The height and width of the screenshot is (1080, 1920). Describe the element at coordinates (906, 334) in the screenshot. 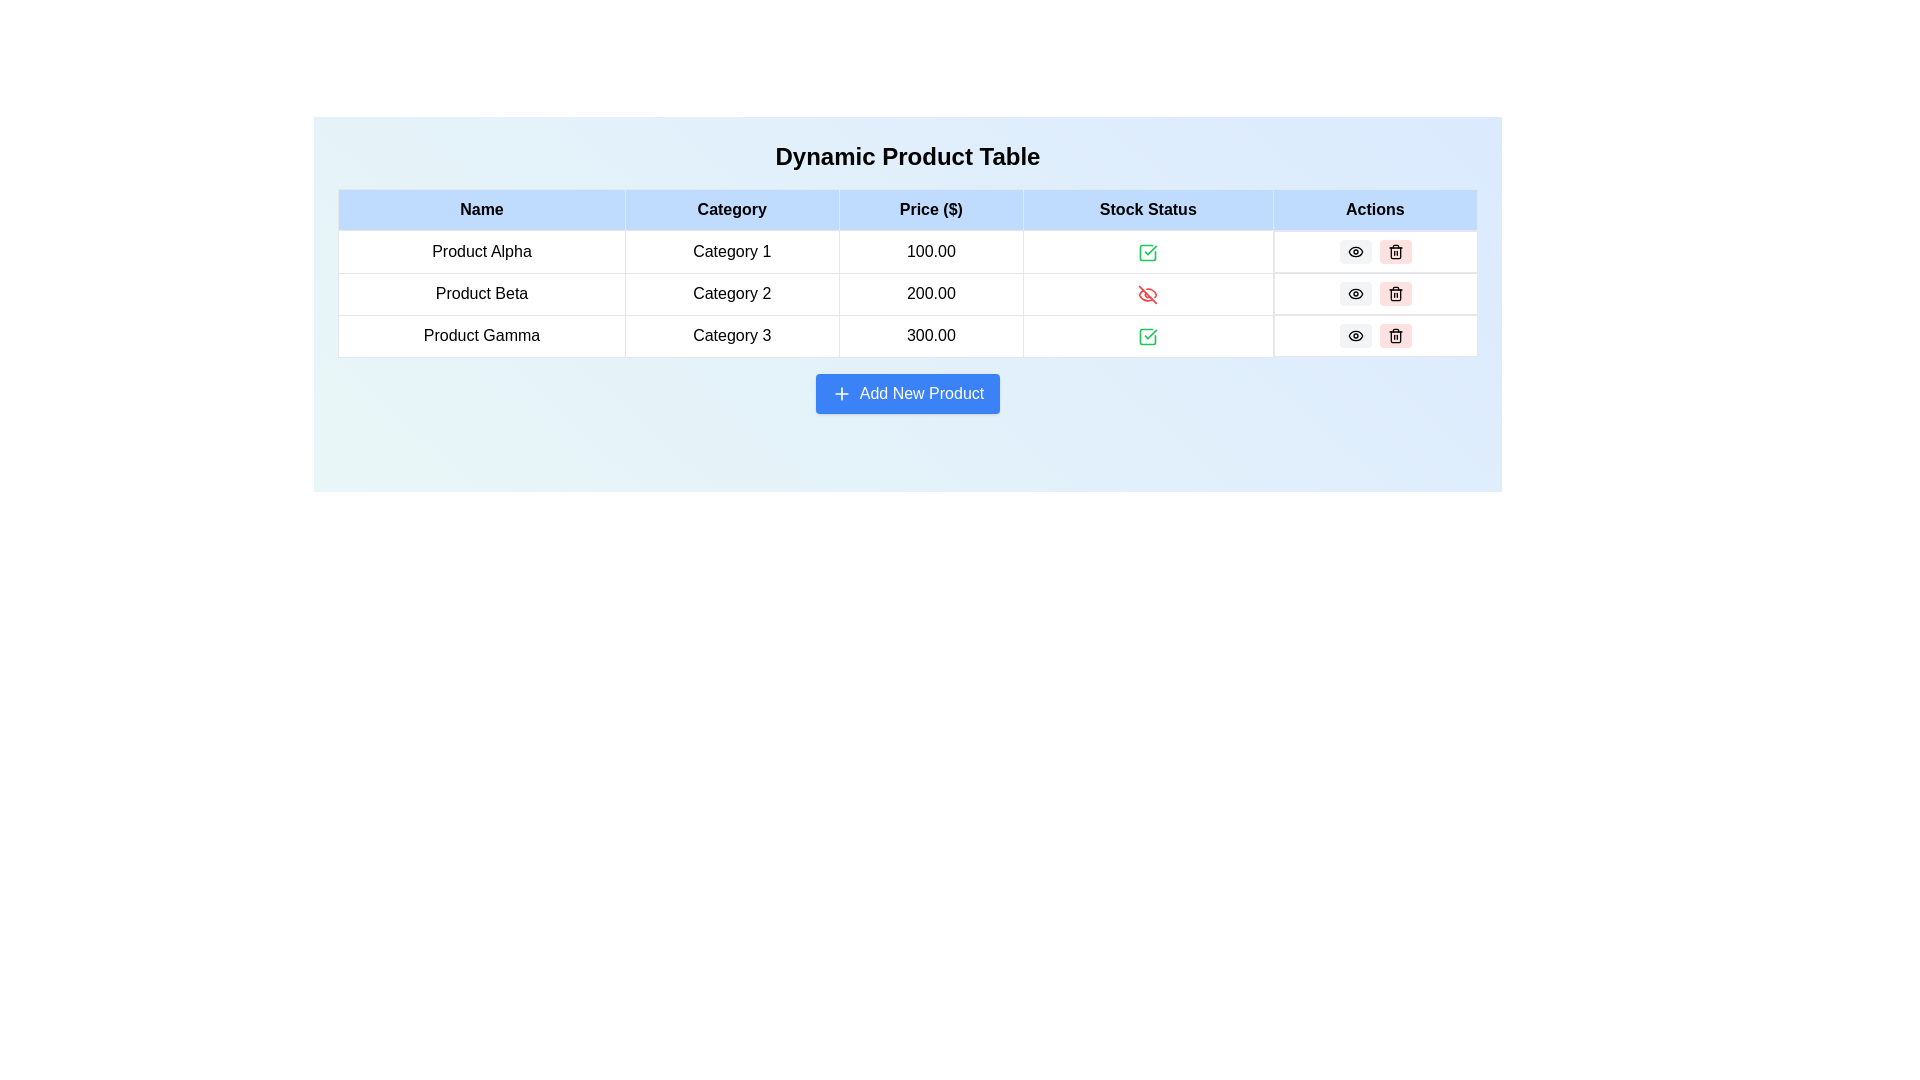

I see `the third row of the table that lists information about 'Product Gamma', which includes its name, category, price, and action icons` at that location.